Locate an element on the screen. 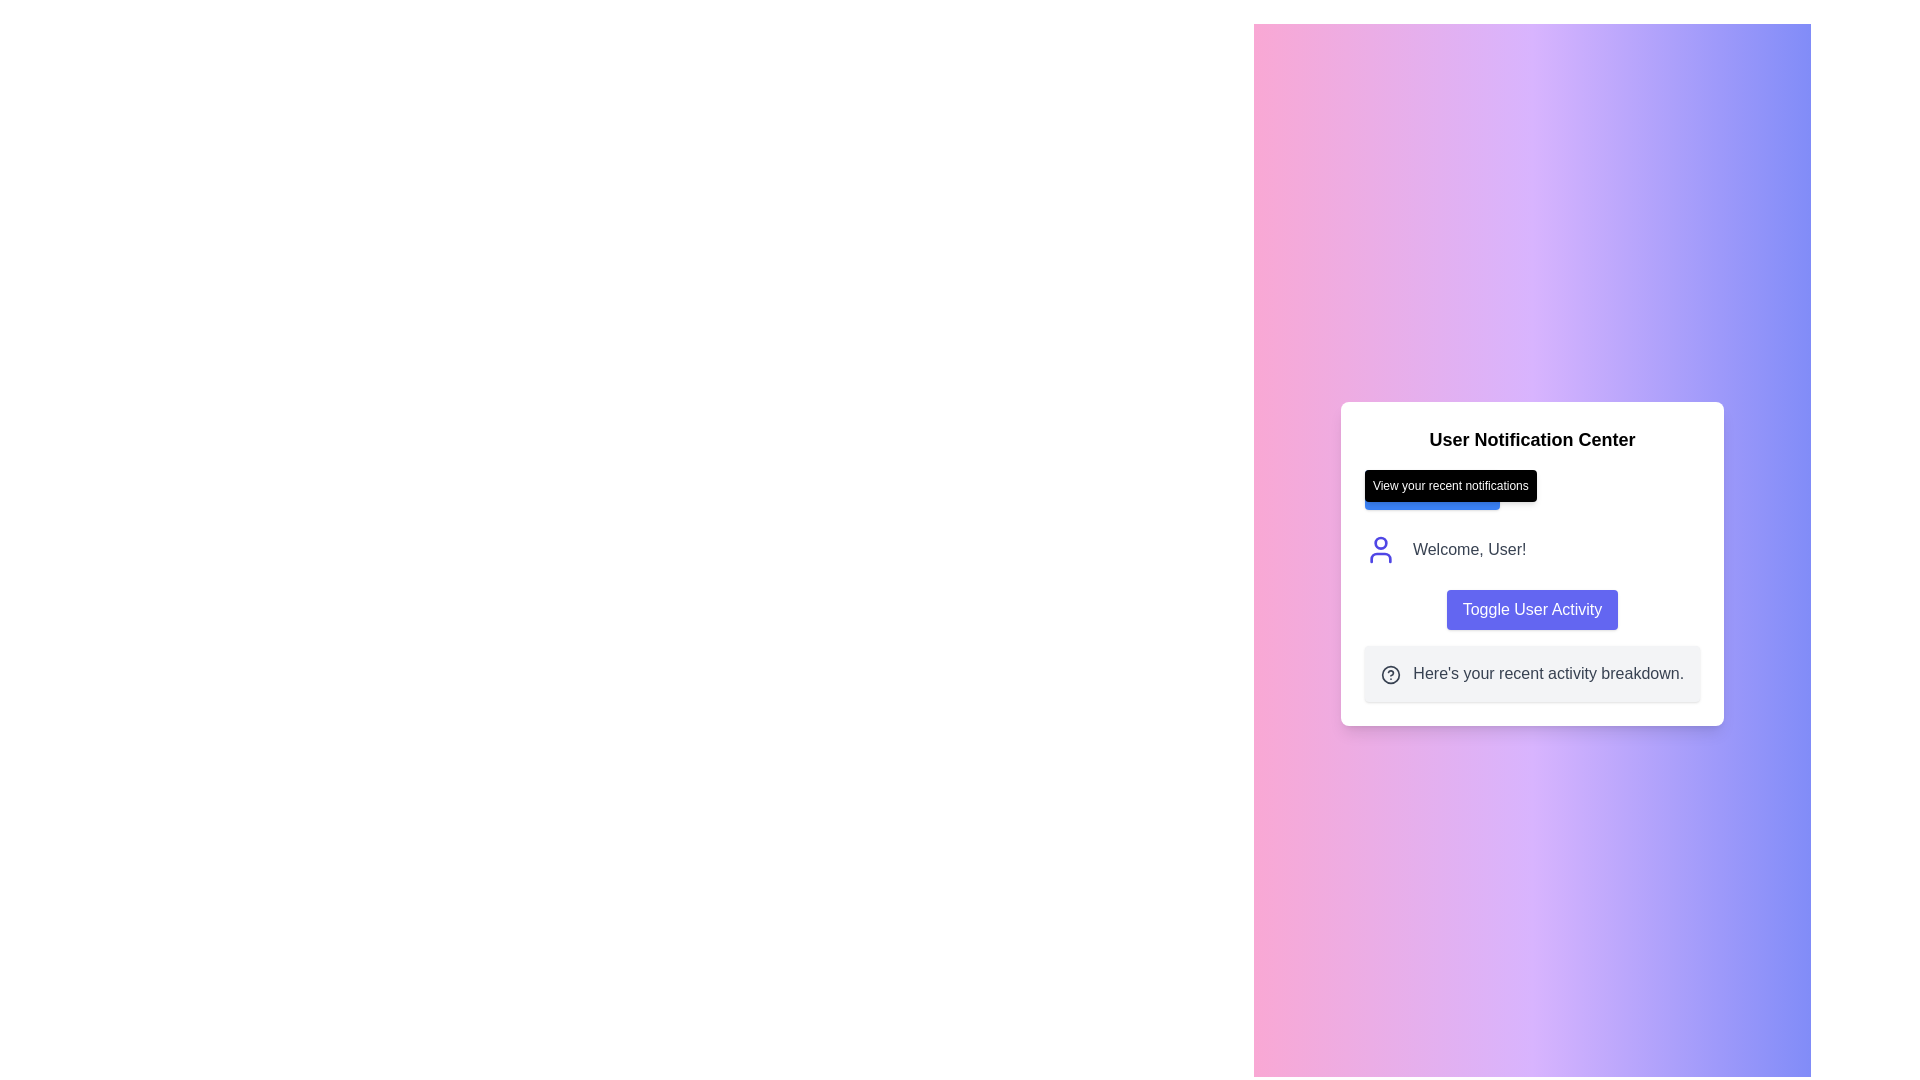  the Notifications button icon, which features a bell icon and is located at the top section of the notification center box is located at coordinates (1383, 489).